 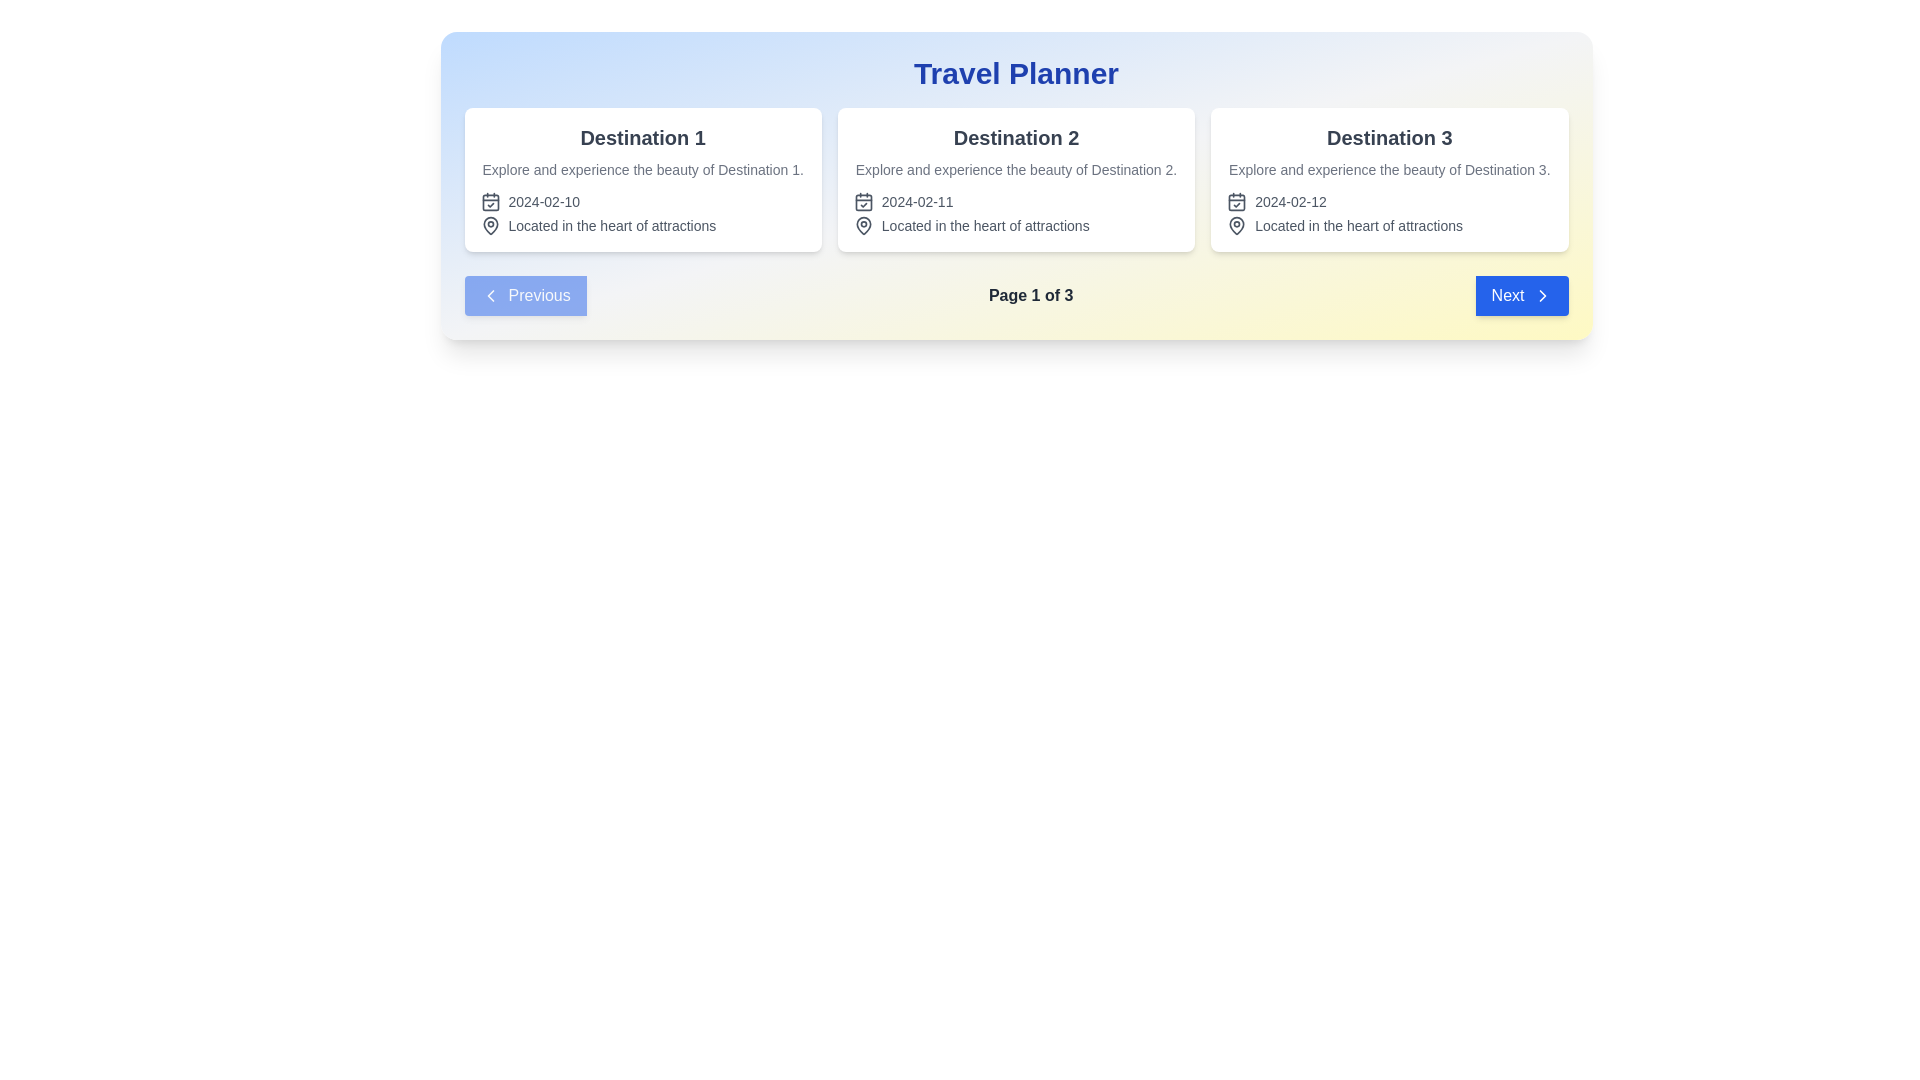 What do you see at coordinates (1388, 168) in the screenshot?
I see `the text paragraph that reads 'Explore and experience the beauty of Destination 3.' which is the second visible text element in the card labeled 'Destination 3'` at bounding box center [1388, 168].